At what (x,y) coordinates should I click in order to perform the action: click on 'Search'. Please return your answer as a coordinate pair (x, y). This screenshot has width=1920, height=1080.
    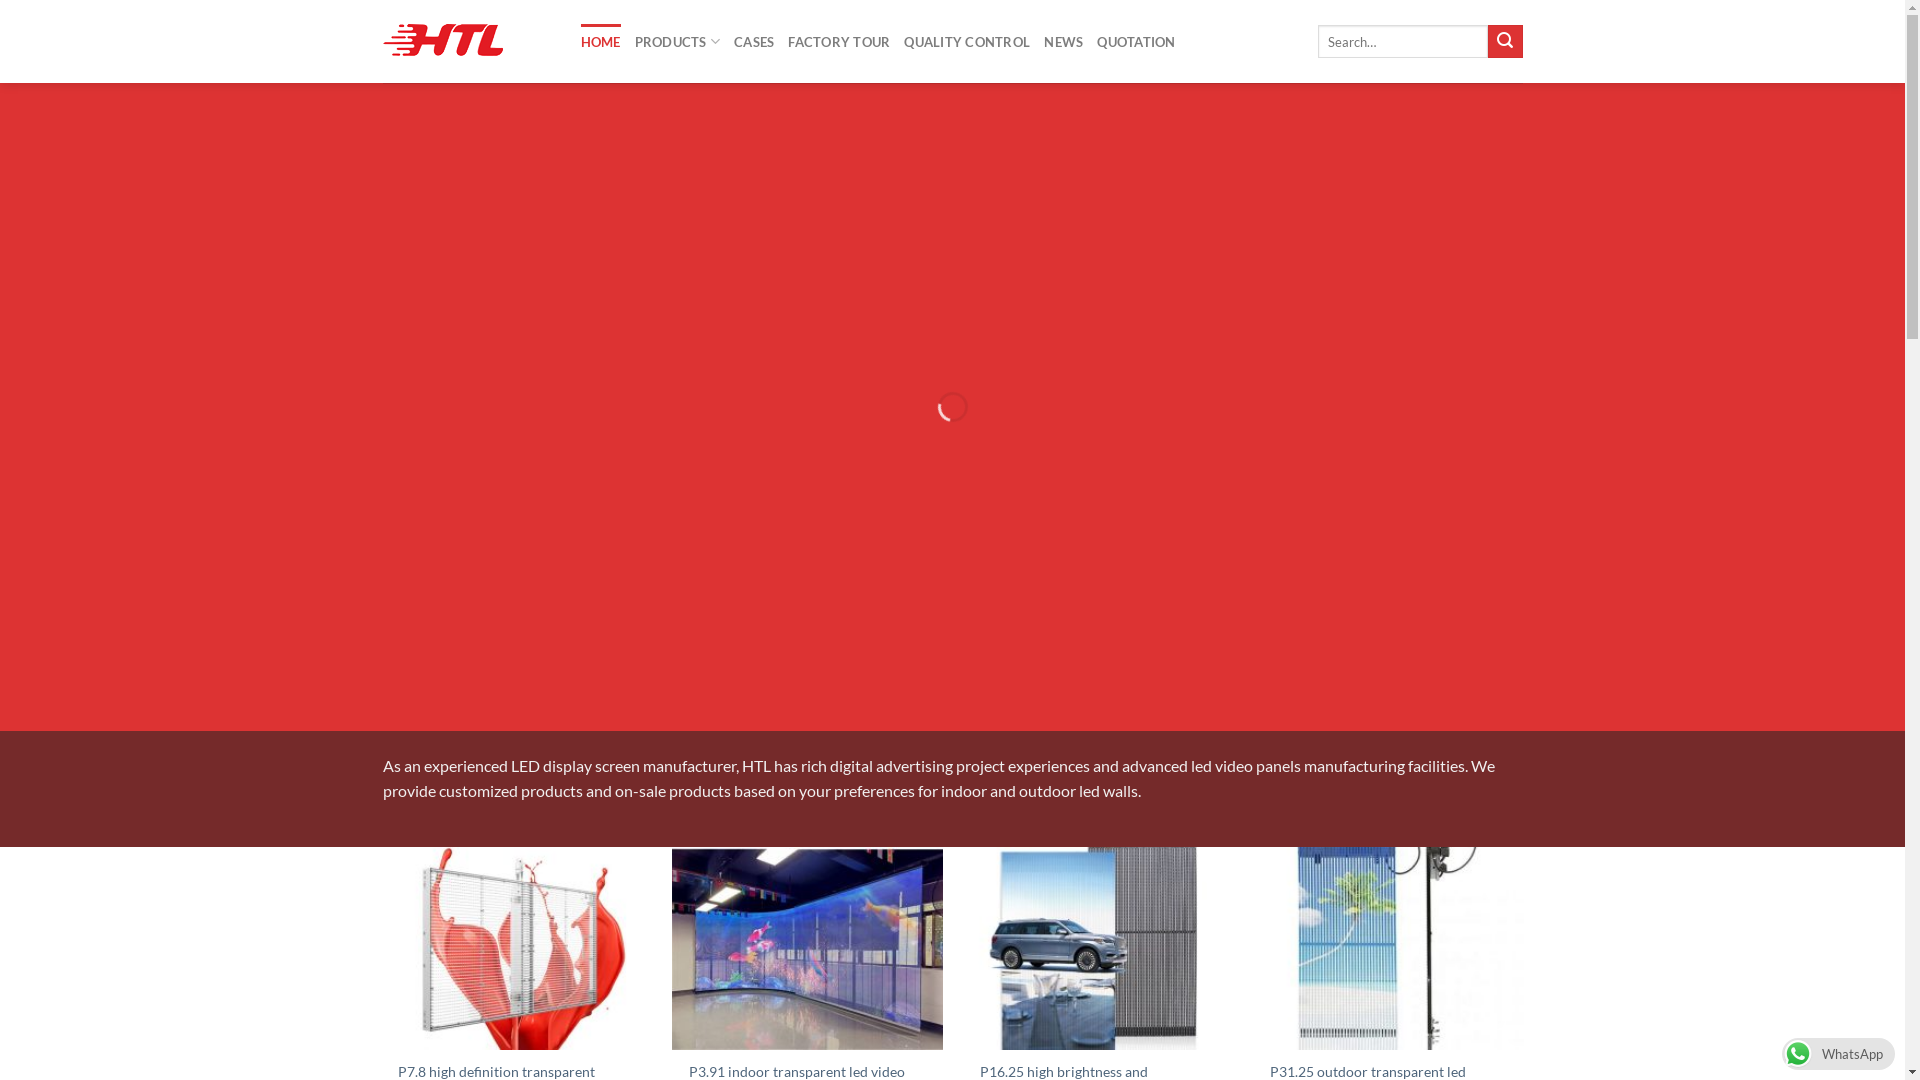
    Looking at the image, I should click on (1505, 42).